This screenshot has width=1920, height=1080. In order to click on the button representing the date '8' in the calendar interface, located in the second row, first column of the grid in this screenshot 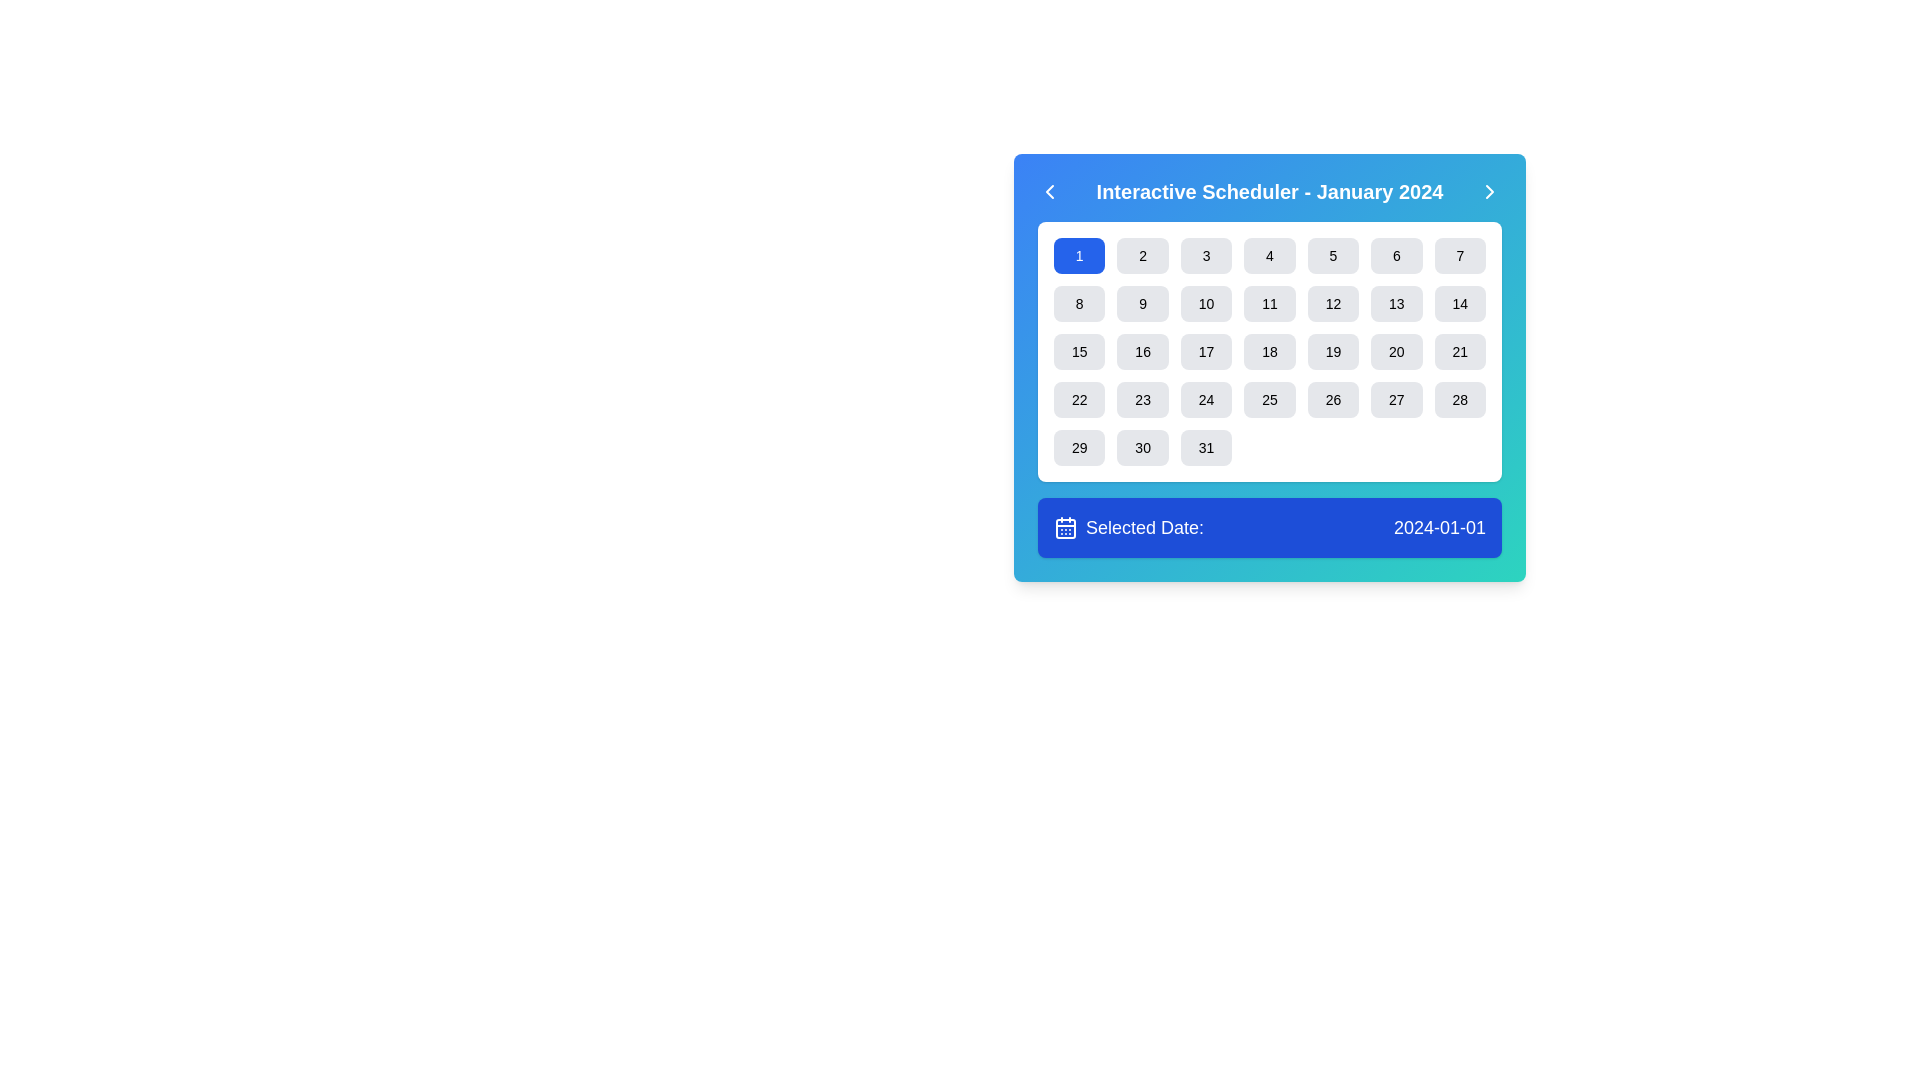, I will do `click(1078, 304)`.